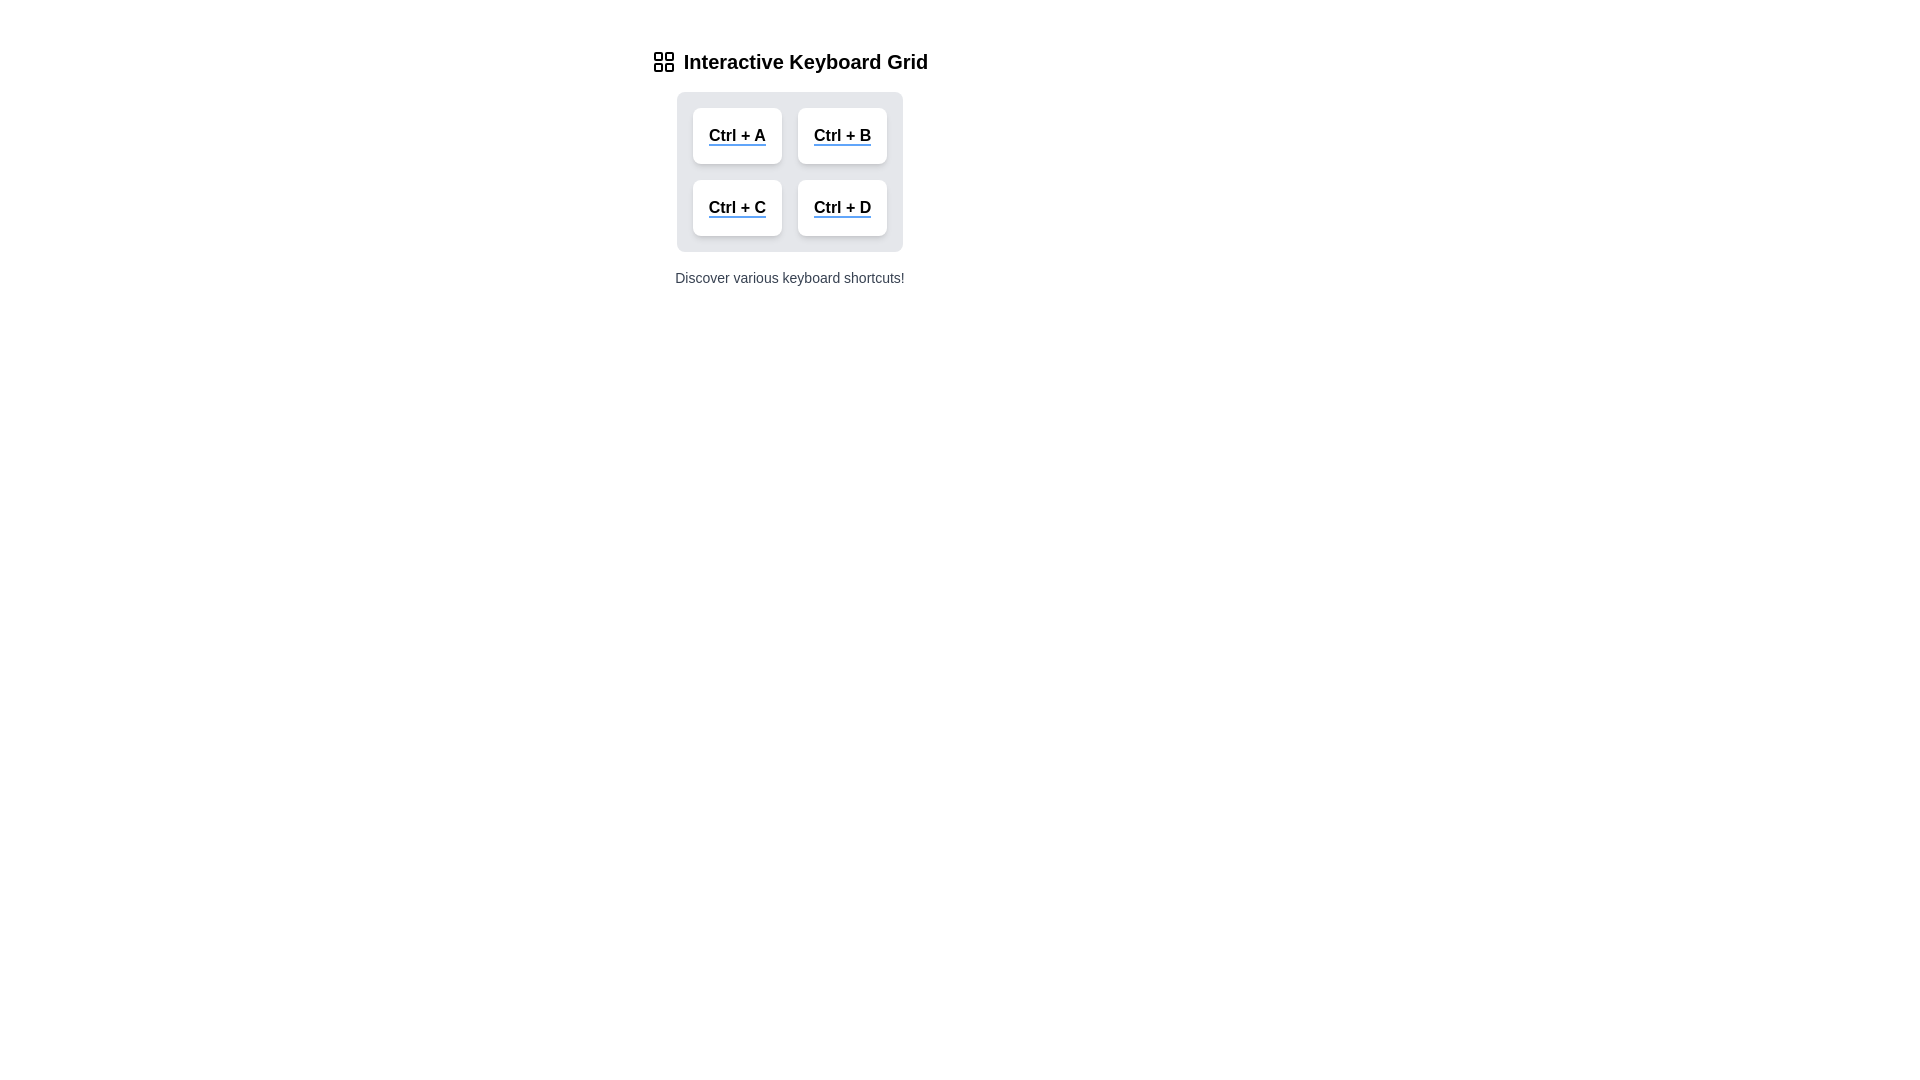 The width and height of the screenshot is (1920, 1080). What do you see at coordinates (842, 135) in the screenshot?
I see `the keyboard shortcut button for 'Ctrl + B' located in the first row, second column of the grid` at bounding box center [842, 135].